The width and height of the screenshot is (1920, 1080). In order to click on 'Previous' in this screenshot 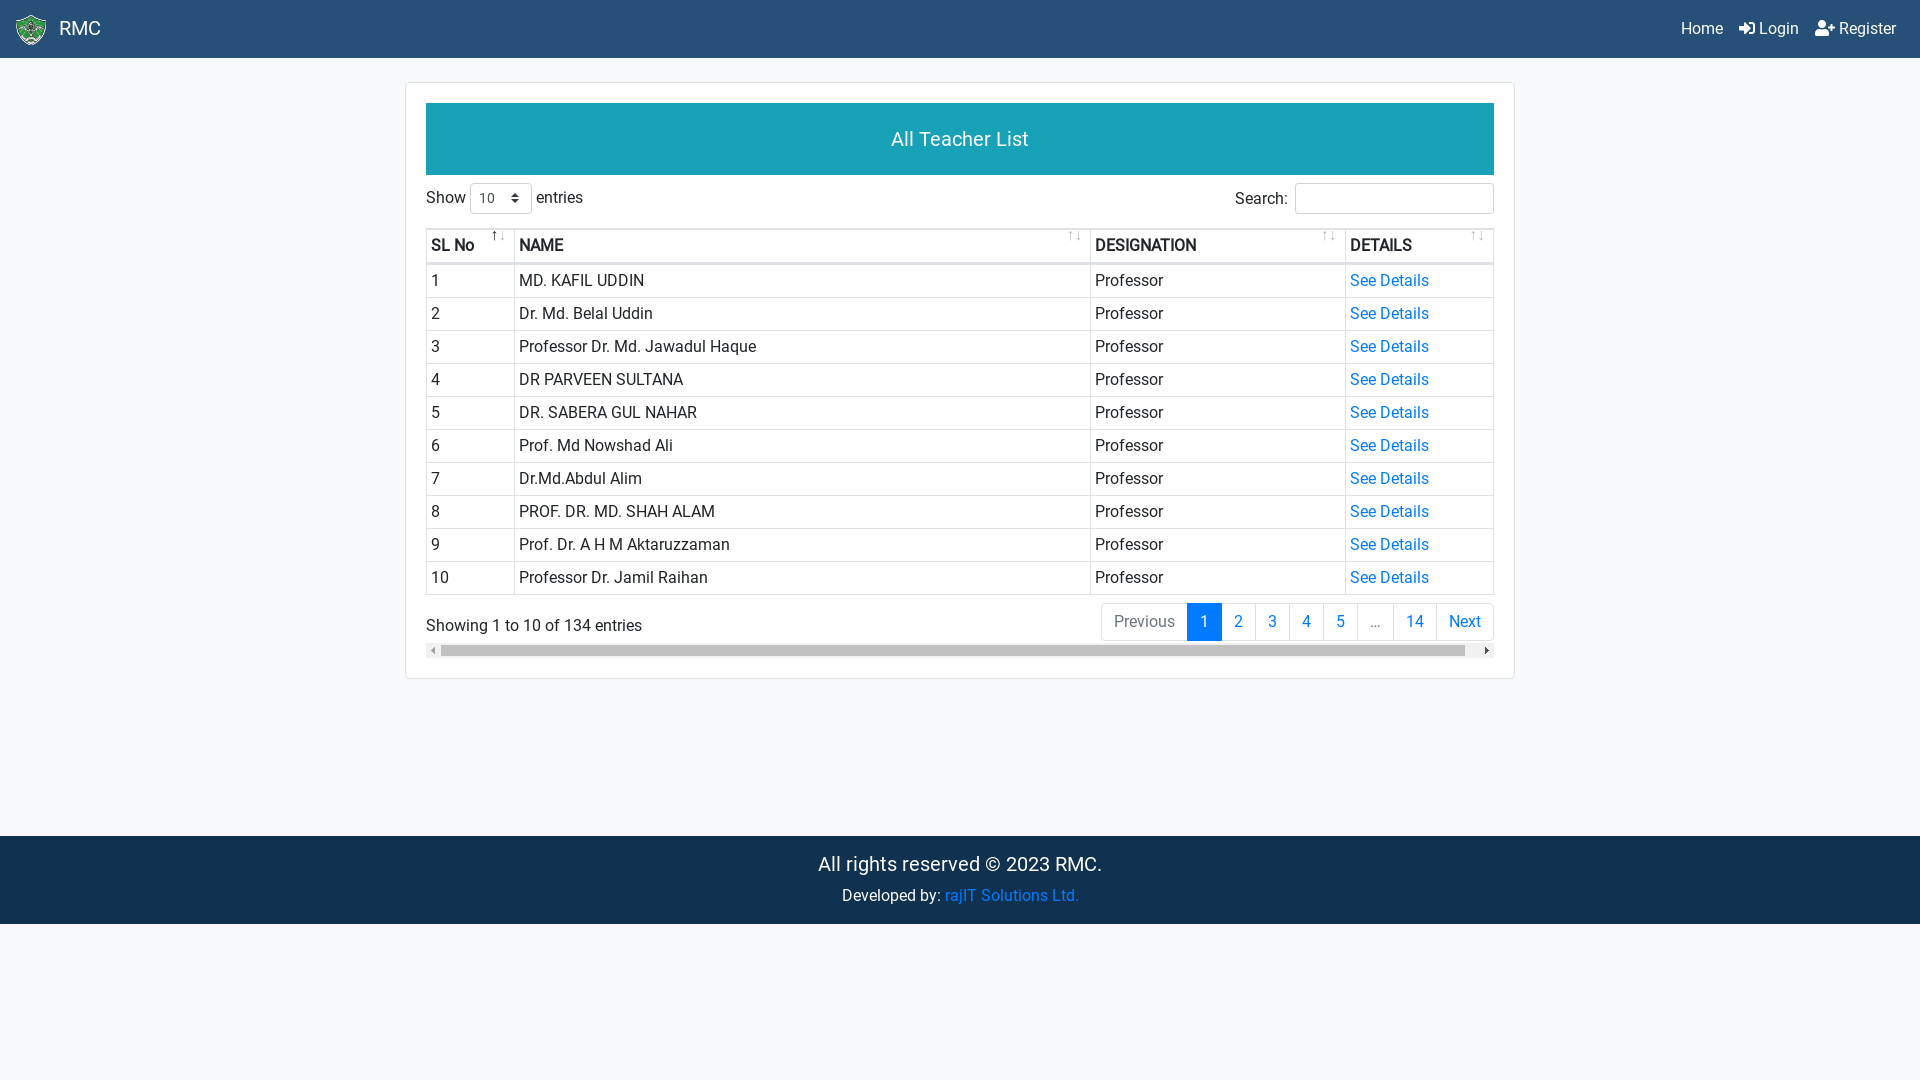, I will do `click(1144, 620)`.